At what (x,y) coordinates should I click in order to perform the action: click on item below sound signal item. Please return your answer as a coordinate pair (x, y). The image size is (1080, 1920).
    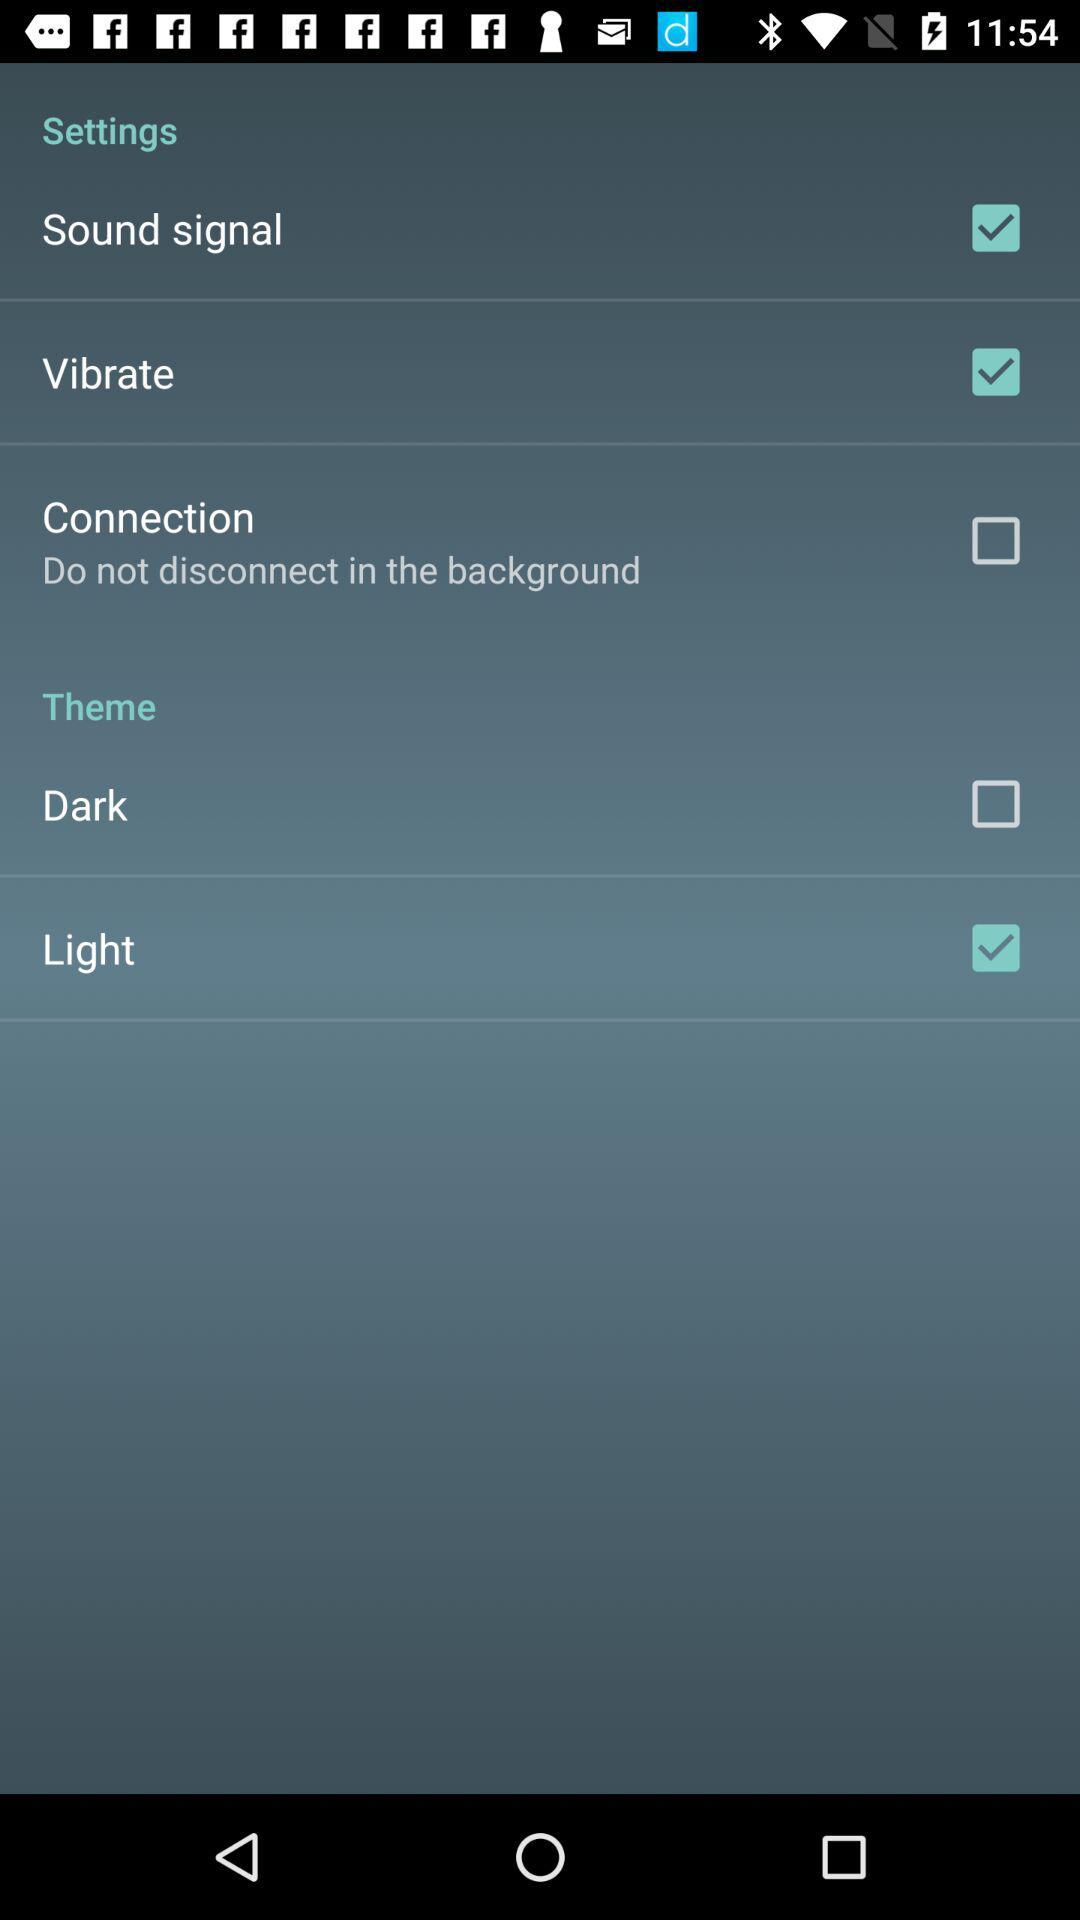
    Looking at the image, I should click on (108, 372).